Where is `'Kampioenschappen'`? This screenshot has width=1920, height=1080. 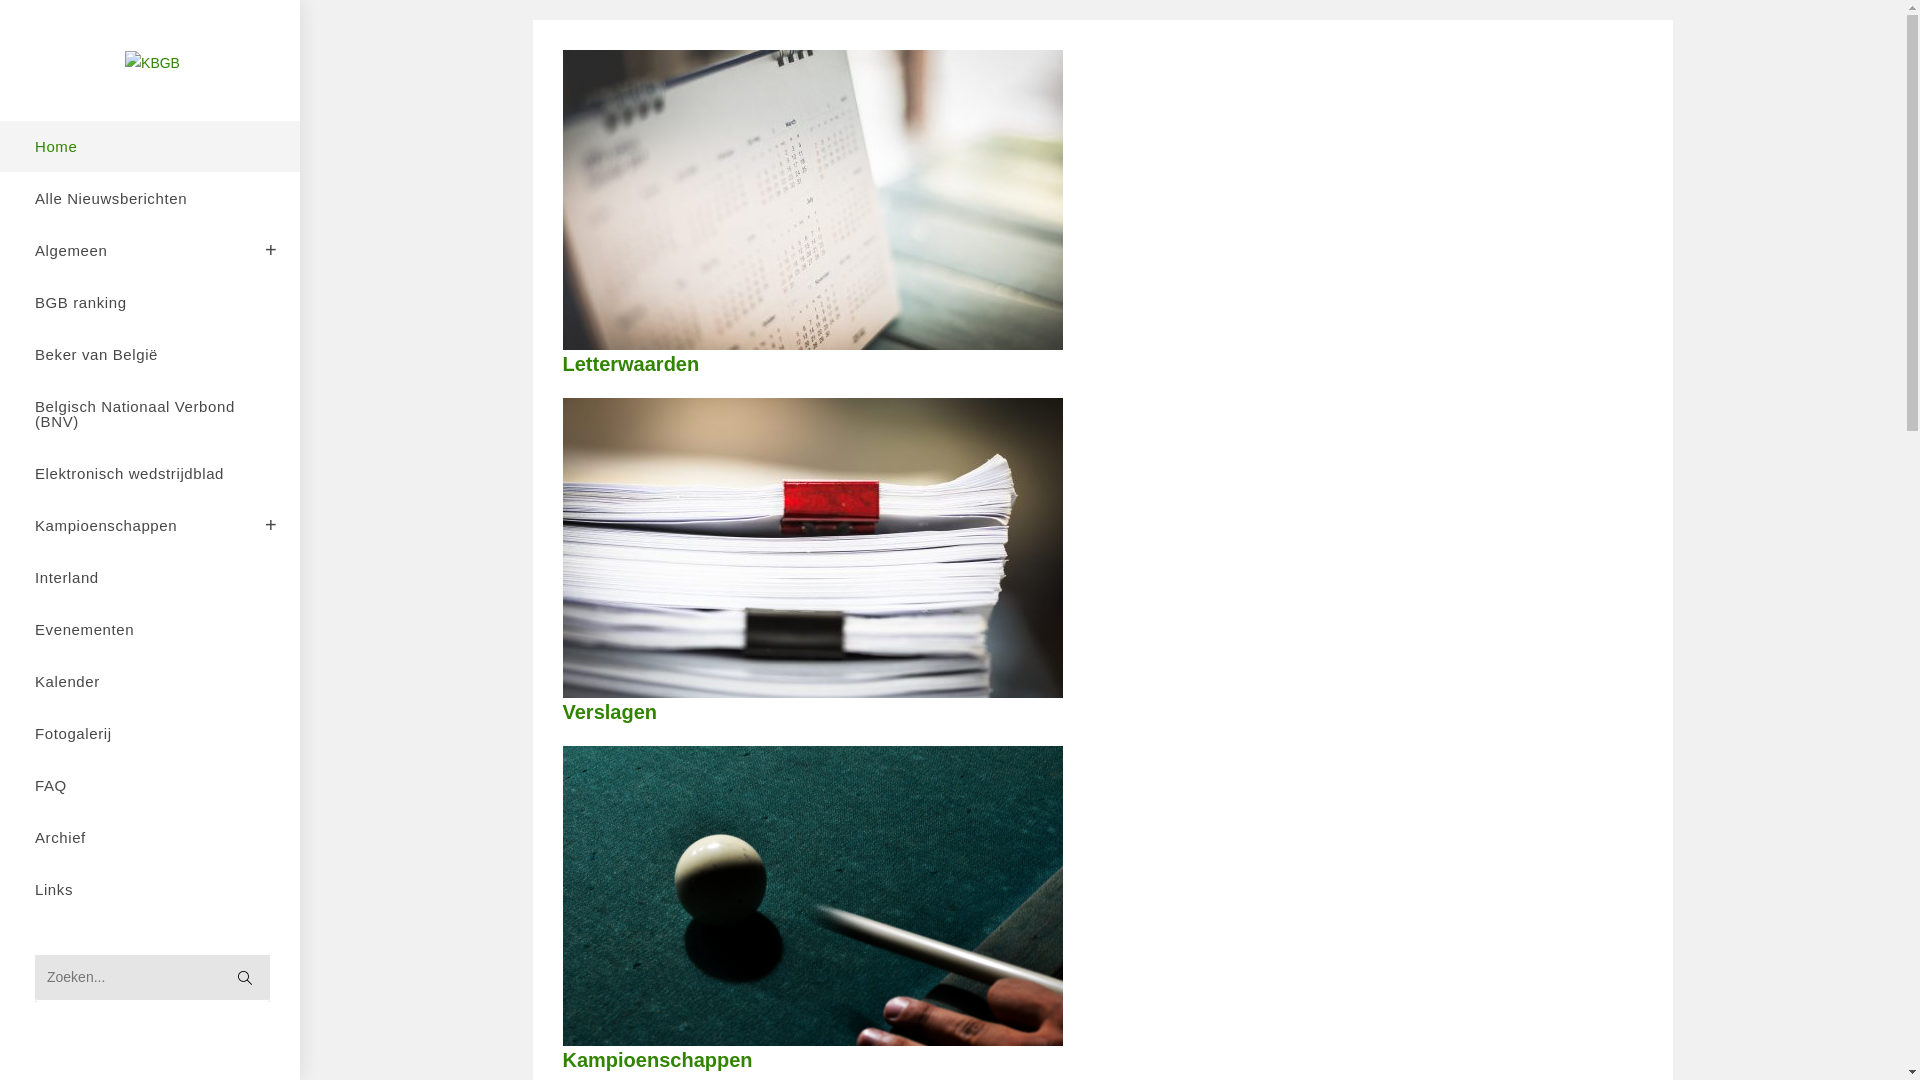 'Kampioenschappen' is located at coordinates (657, 1059).